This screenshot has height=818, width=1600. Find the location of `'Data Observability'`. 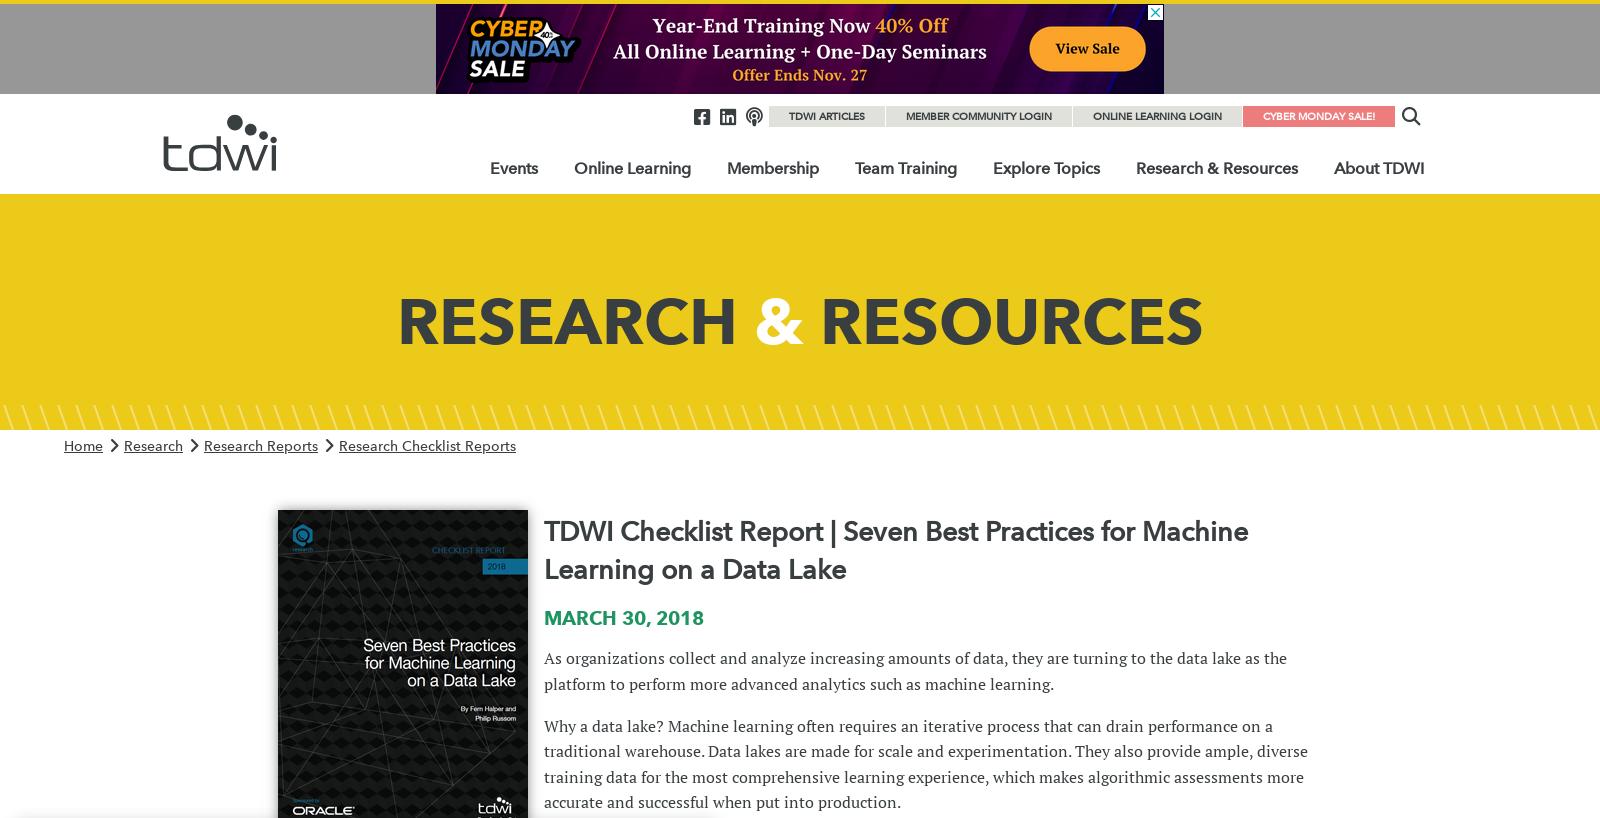

'Data Observability' is located at coordinates (1064, 325).